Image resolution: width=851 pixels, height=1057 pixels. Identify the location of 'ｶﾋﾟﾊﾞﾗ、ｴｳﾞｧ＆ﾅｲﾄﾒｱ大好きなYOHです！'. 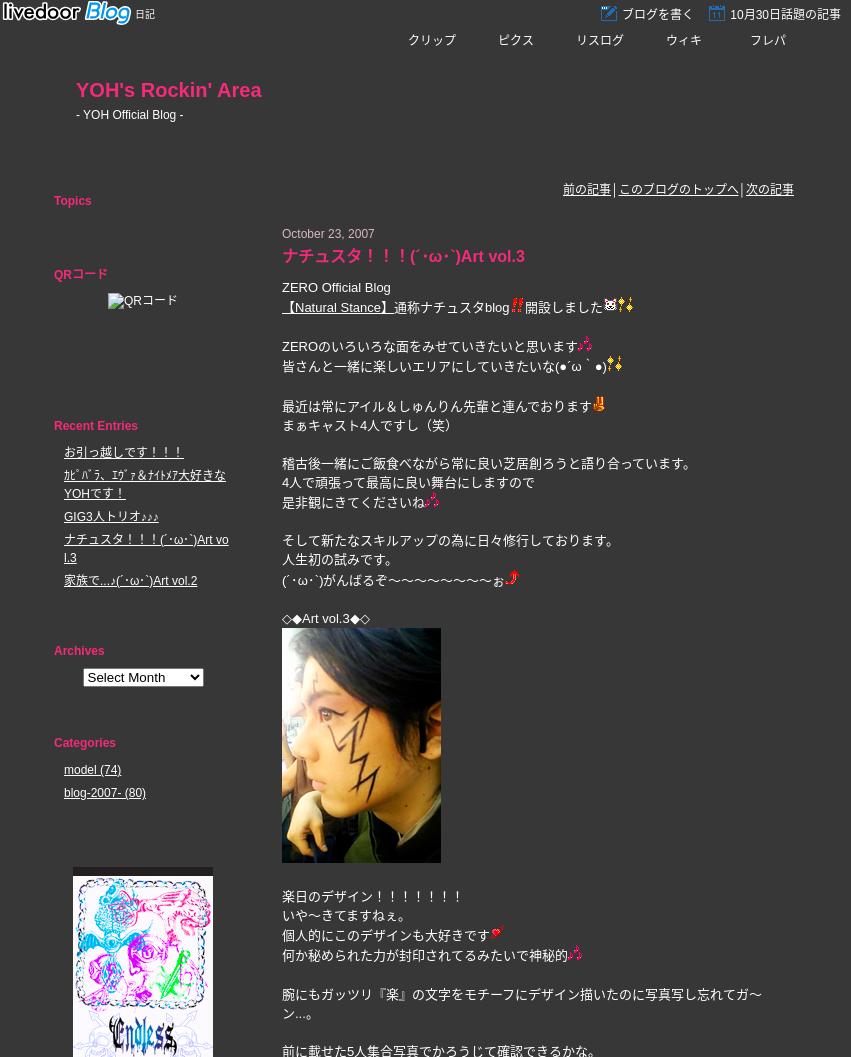
(145, 484).